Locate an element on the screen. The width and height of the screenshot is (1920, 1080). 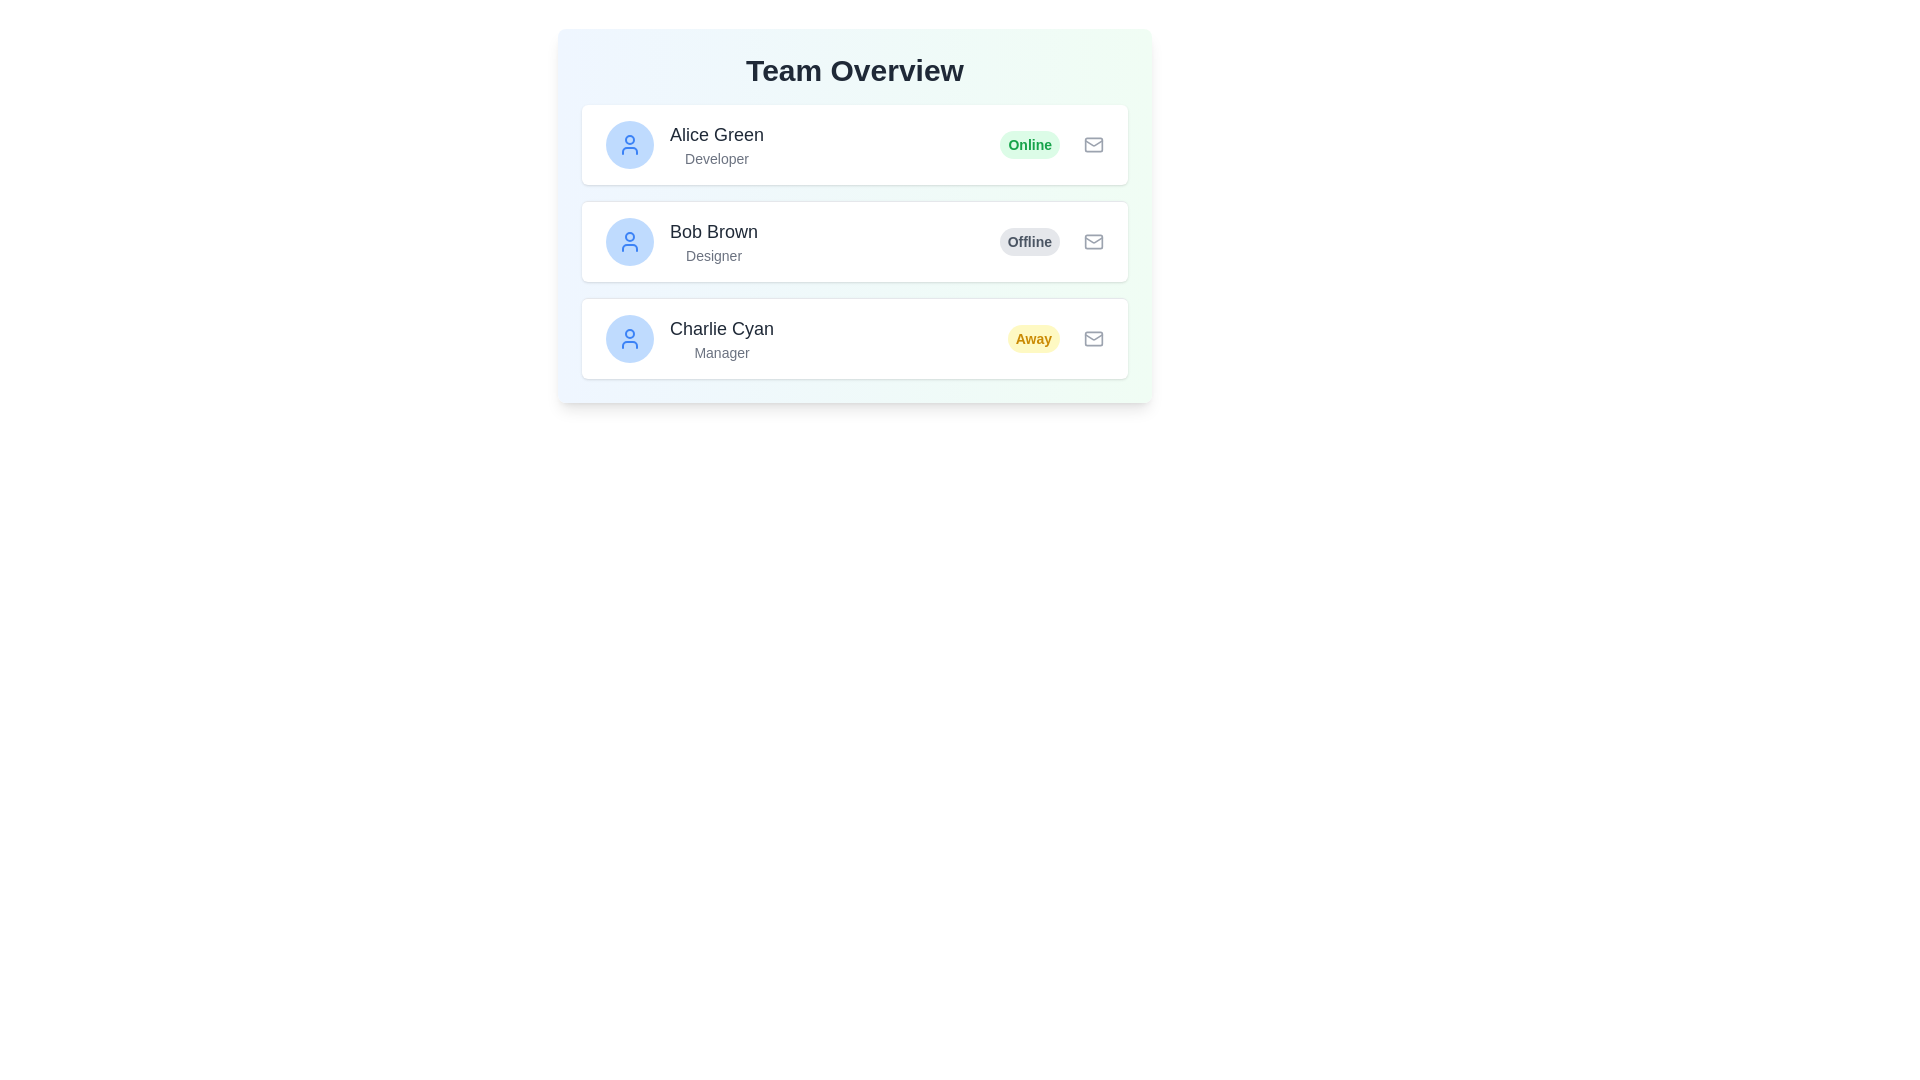
the User Avatar Icon representing 'Bob Brown' located at the top-left corner of the card is located at coordinates (628, 241).